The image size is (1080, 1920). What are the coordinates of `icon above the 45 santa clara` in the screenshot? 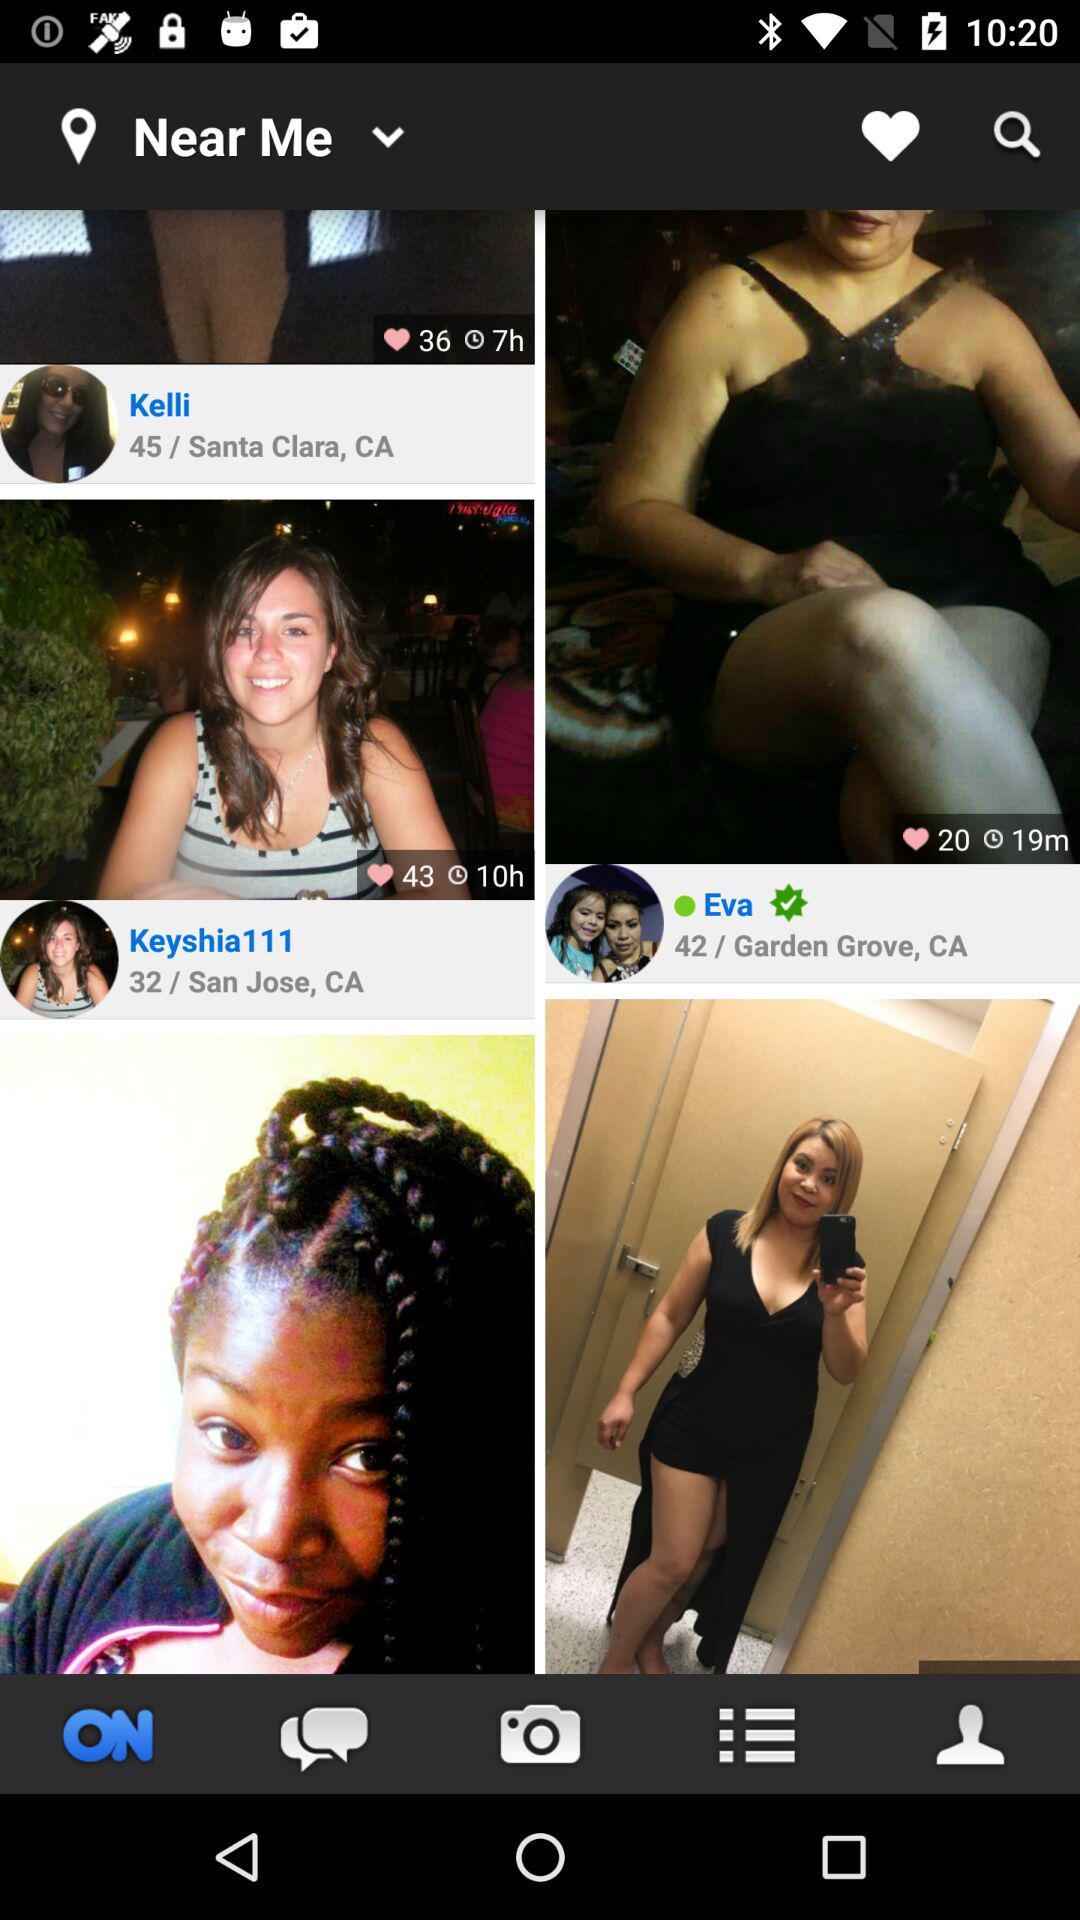 It's located at (162, 402).